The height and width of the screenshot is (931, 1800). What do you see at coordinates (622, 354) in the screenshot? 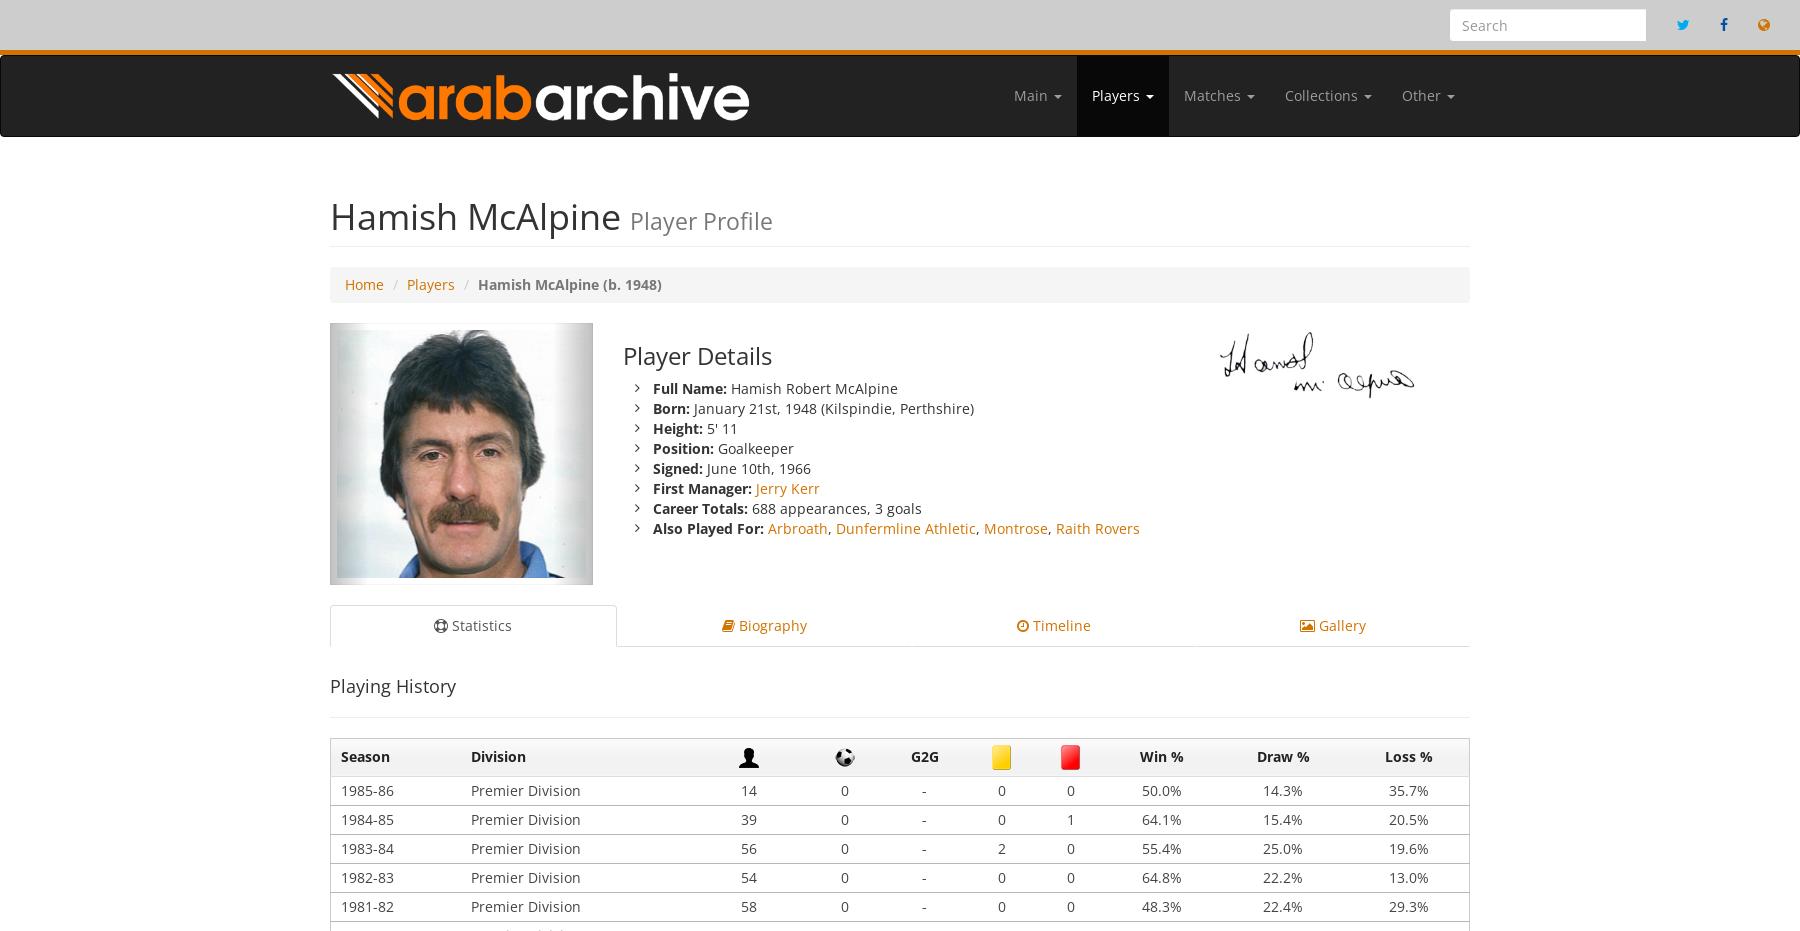
I see `'Player Details'` at bounding box center [622, 354].